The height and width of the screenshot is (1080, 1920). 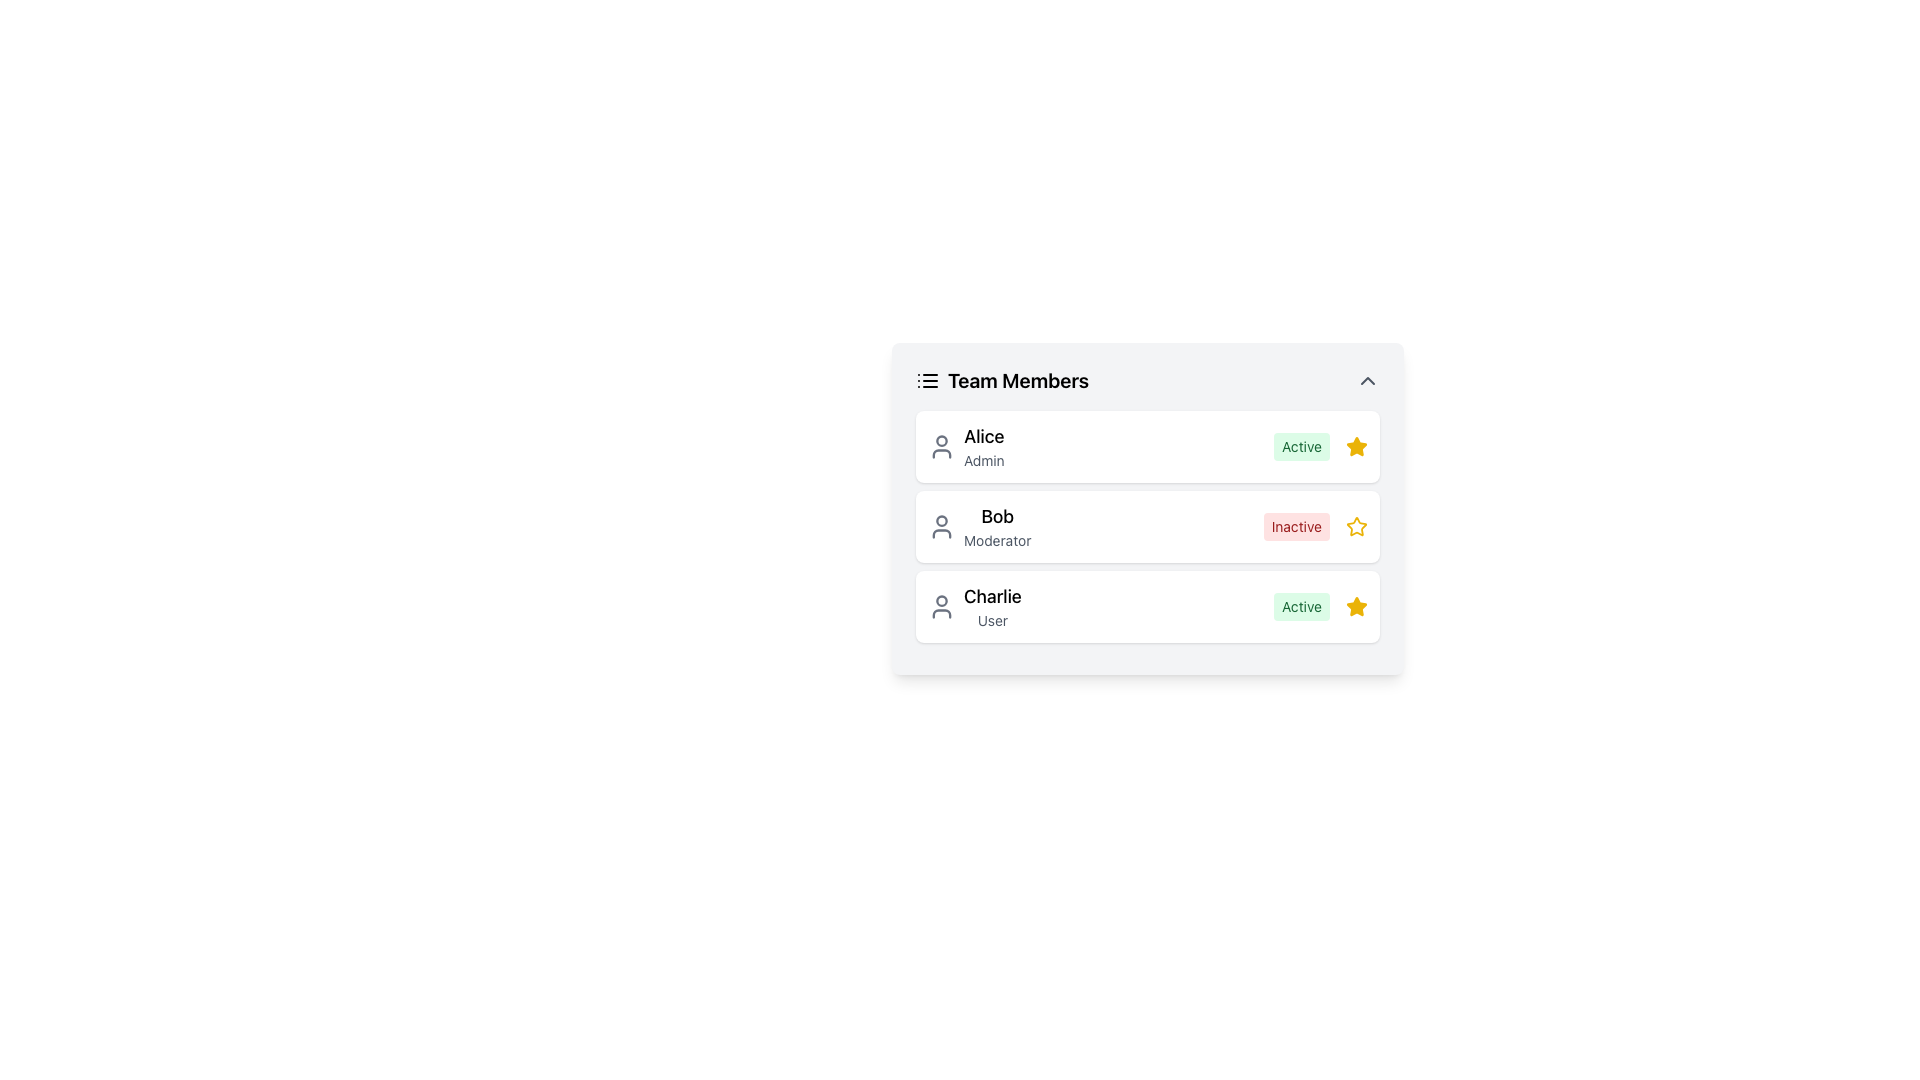 What do you see at coordinates (1320, 605) in the screenshot?
I see `the green 'Active' badge next to the user 'Charlie' in the 'Team Members' card` at bounding box center [1320, 605].